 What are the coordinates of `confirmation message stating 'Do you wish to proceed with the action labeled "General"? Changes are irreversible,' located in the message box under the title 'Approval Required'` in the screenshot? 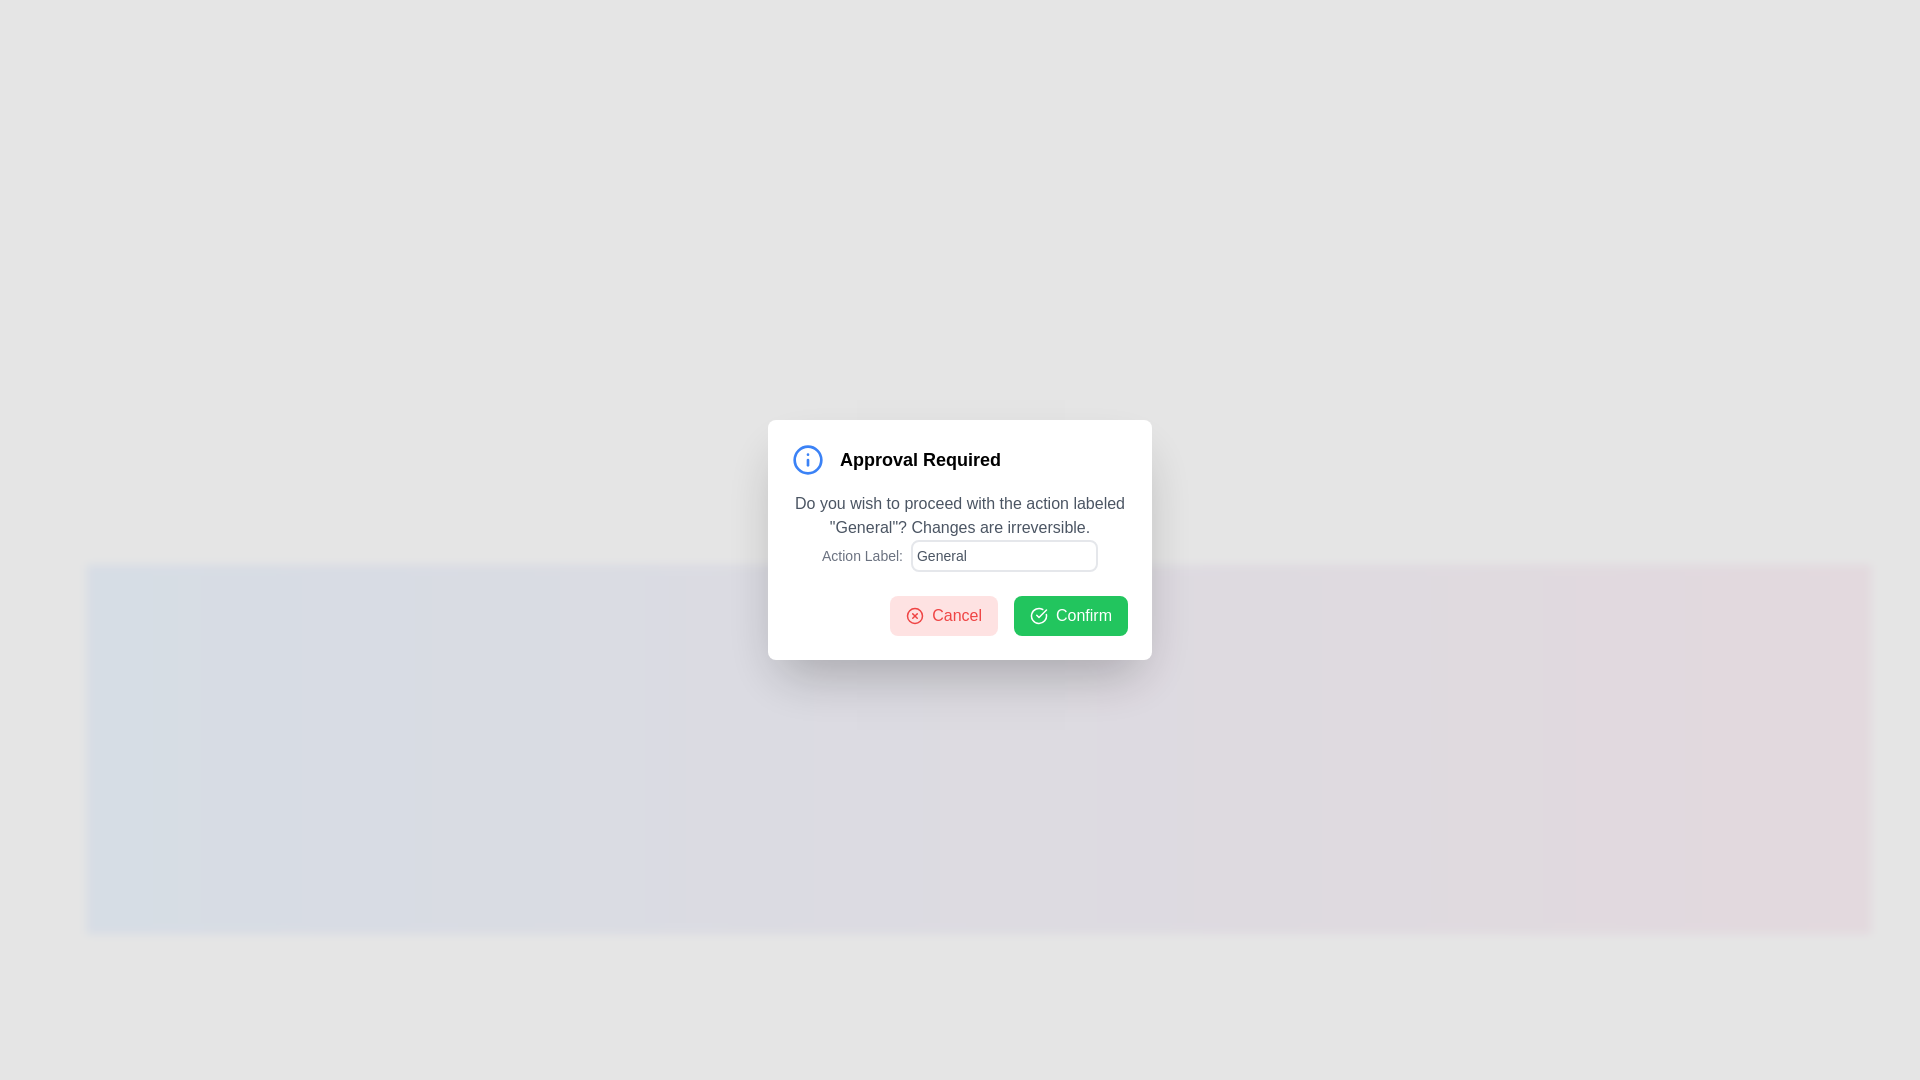 It's located at (960, 531).